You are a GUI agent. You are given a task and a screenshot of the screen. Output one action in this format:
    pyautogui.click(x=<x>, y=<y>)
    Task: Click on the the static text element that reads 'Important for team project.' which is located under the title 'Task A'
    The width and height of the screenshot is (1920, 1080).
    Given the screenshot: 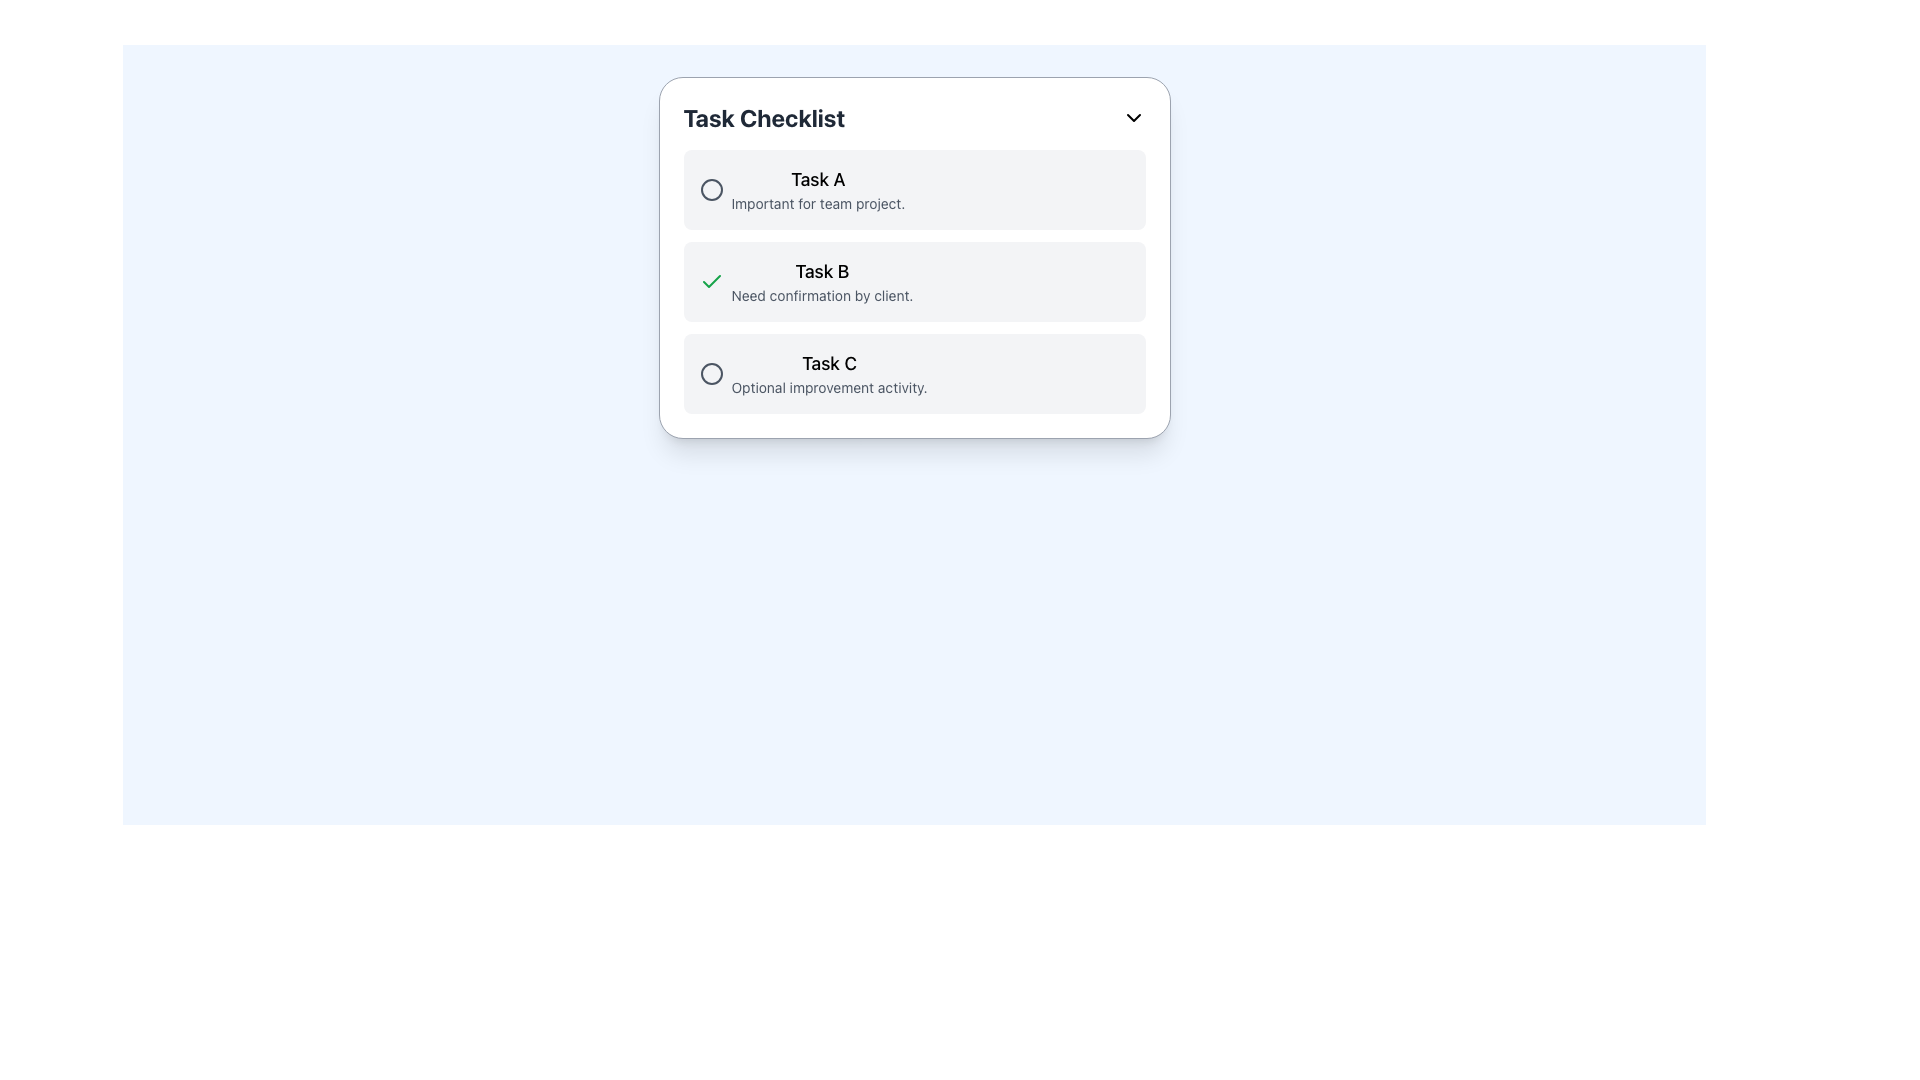 What is the action you would take?
    pyautogui.click(x=818, y=204)
    